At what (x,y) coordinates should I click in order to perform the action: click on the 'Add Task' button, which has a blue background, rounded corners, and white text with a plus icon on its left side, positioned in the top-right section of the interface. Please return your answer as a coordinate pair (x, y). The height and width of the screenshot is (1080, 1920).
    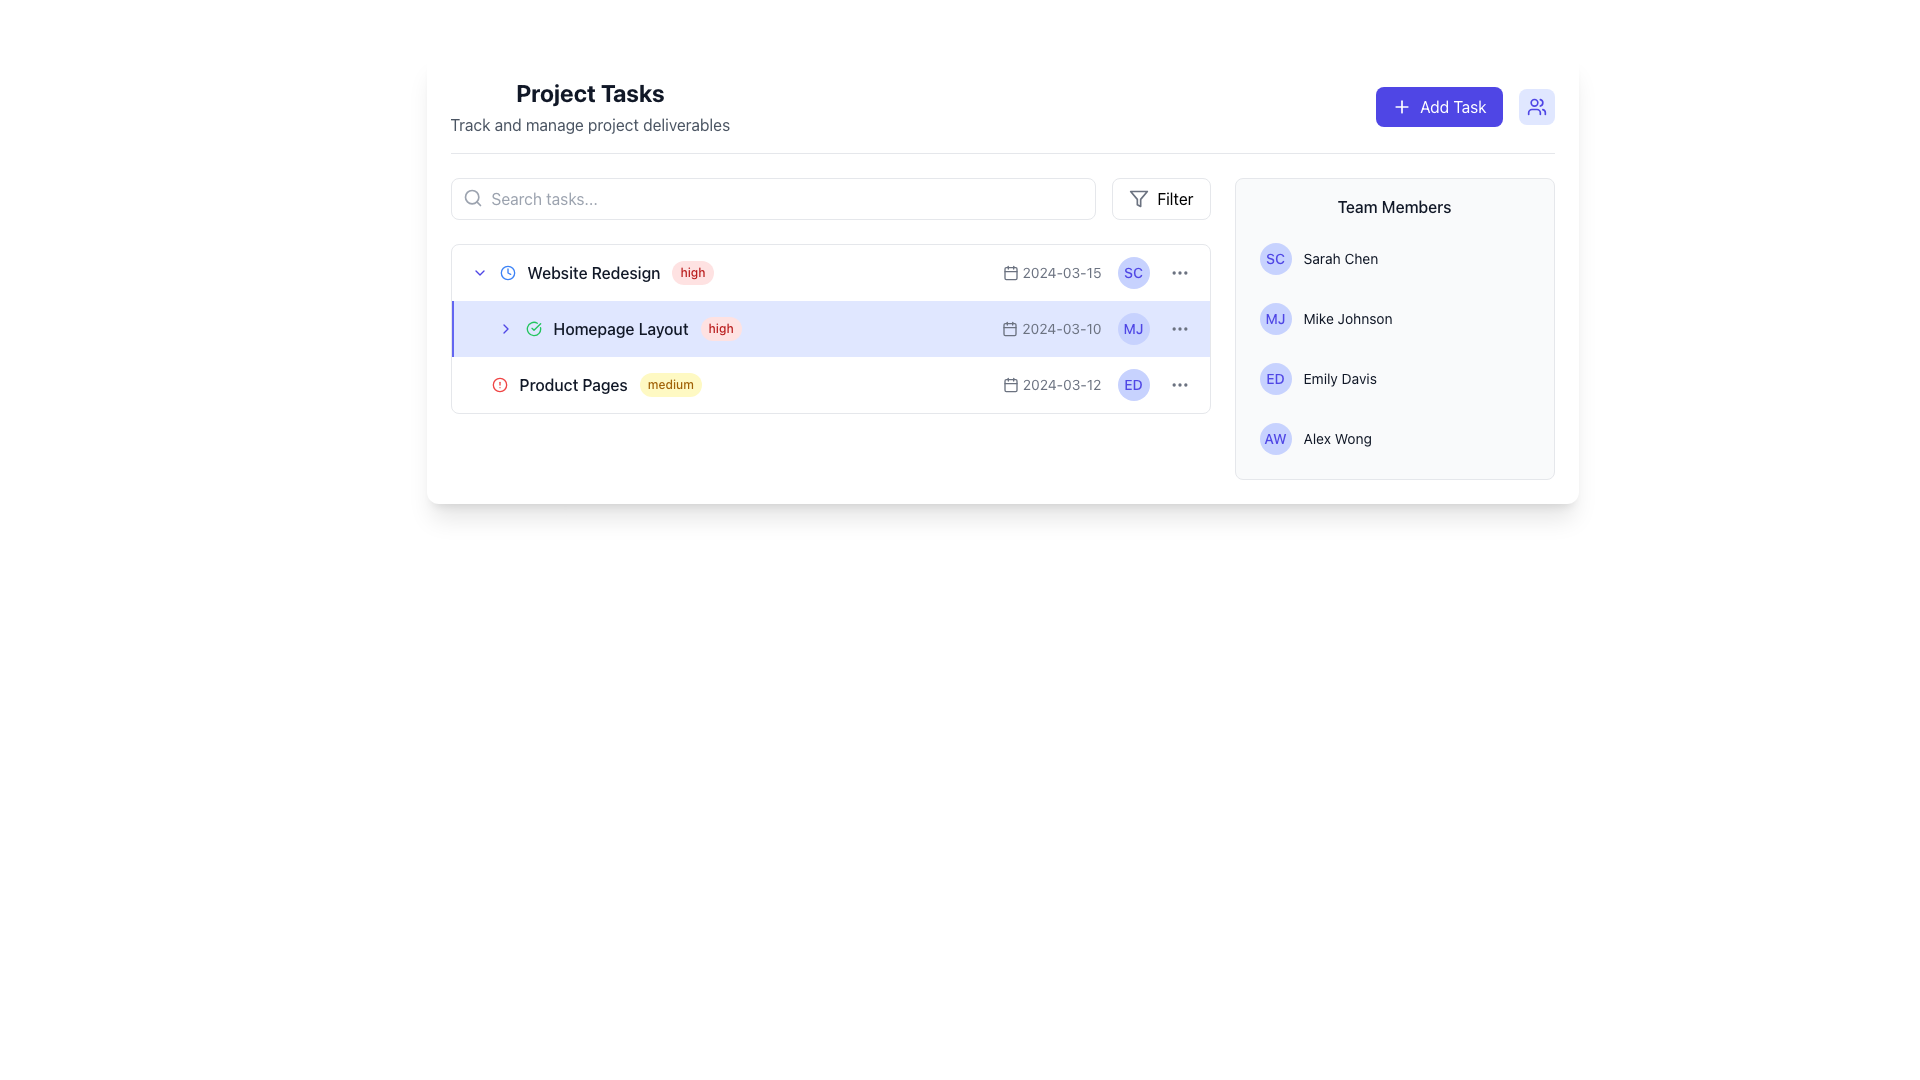
    Looking at the image, I should click on (1438, 107).